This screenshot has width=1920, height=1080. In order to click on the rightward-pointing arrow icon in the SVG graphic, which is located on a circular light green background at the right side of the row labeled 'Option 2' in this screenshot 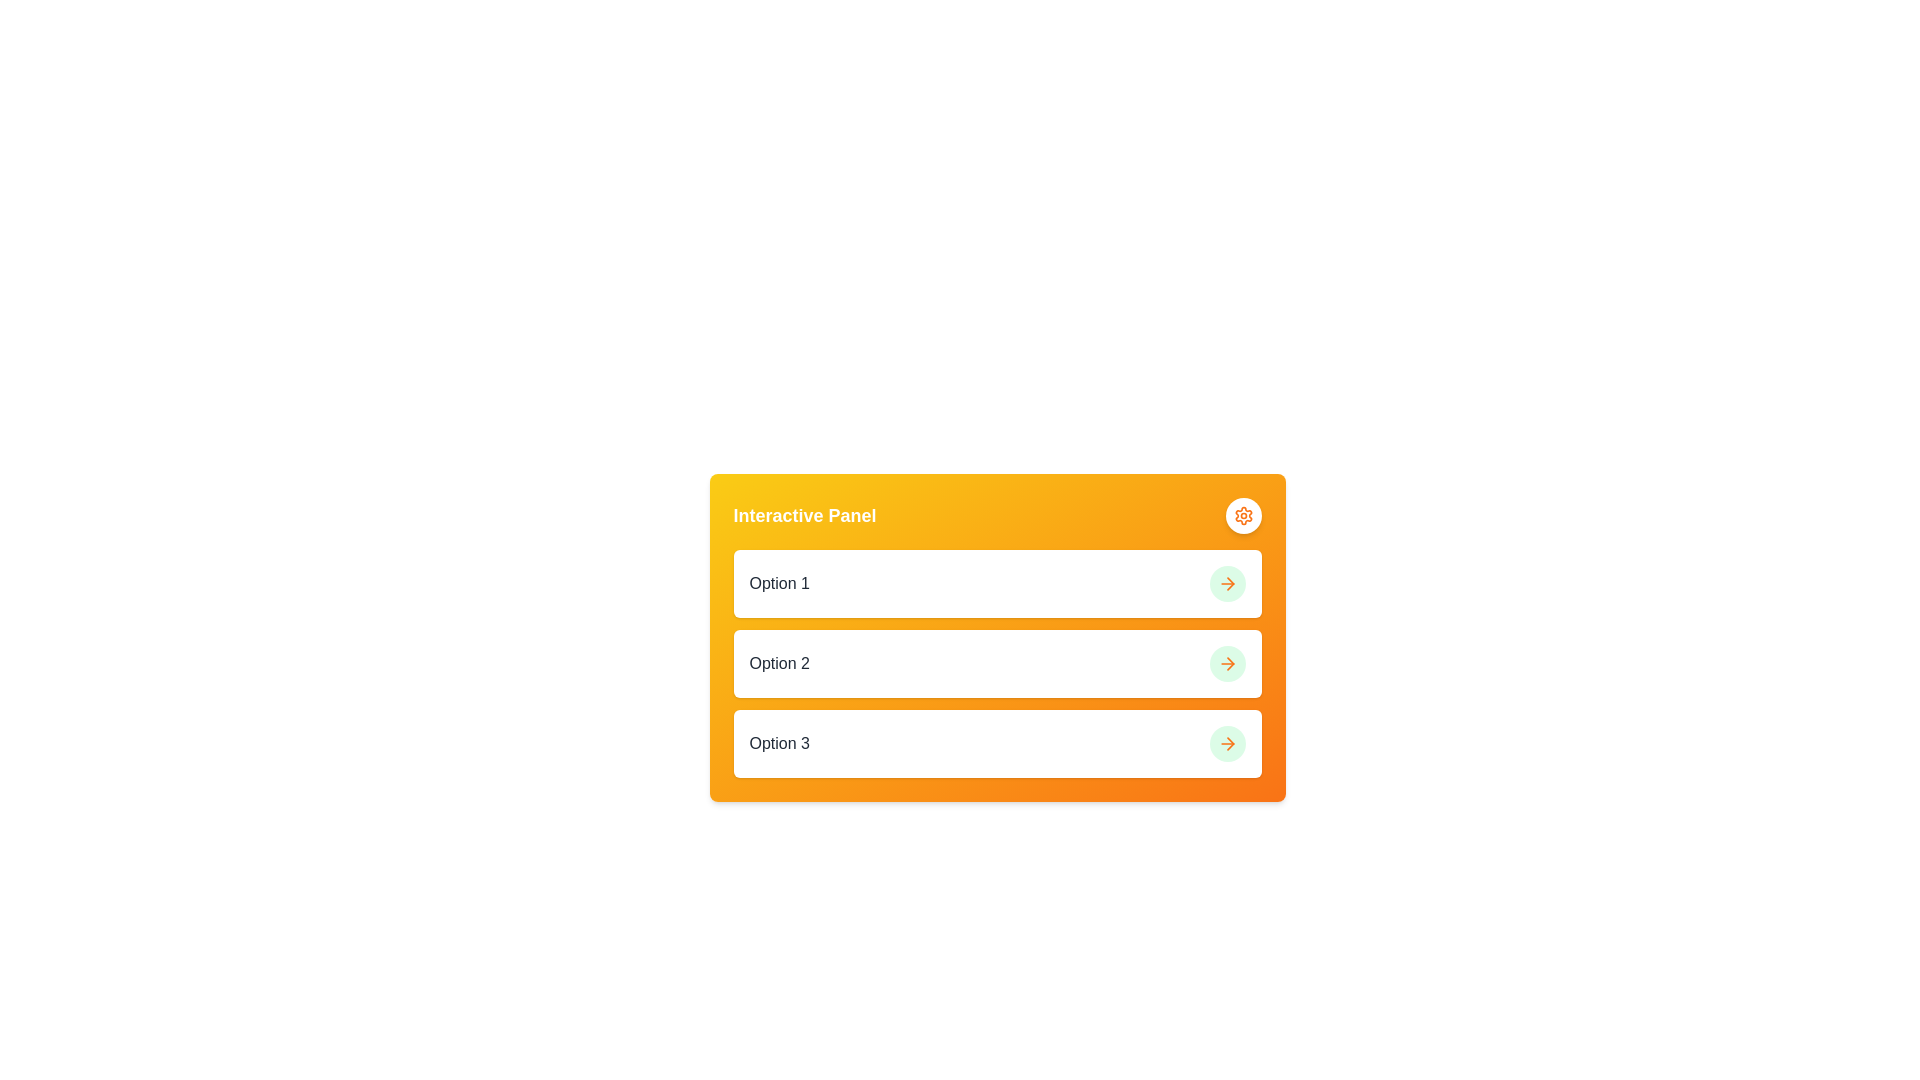, I will do `click(1229, 663)`.